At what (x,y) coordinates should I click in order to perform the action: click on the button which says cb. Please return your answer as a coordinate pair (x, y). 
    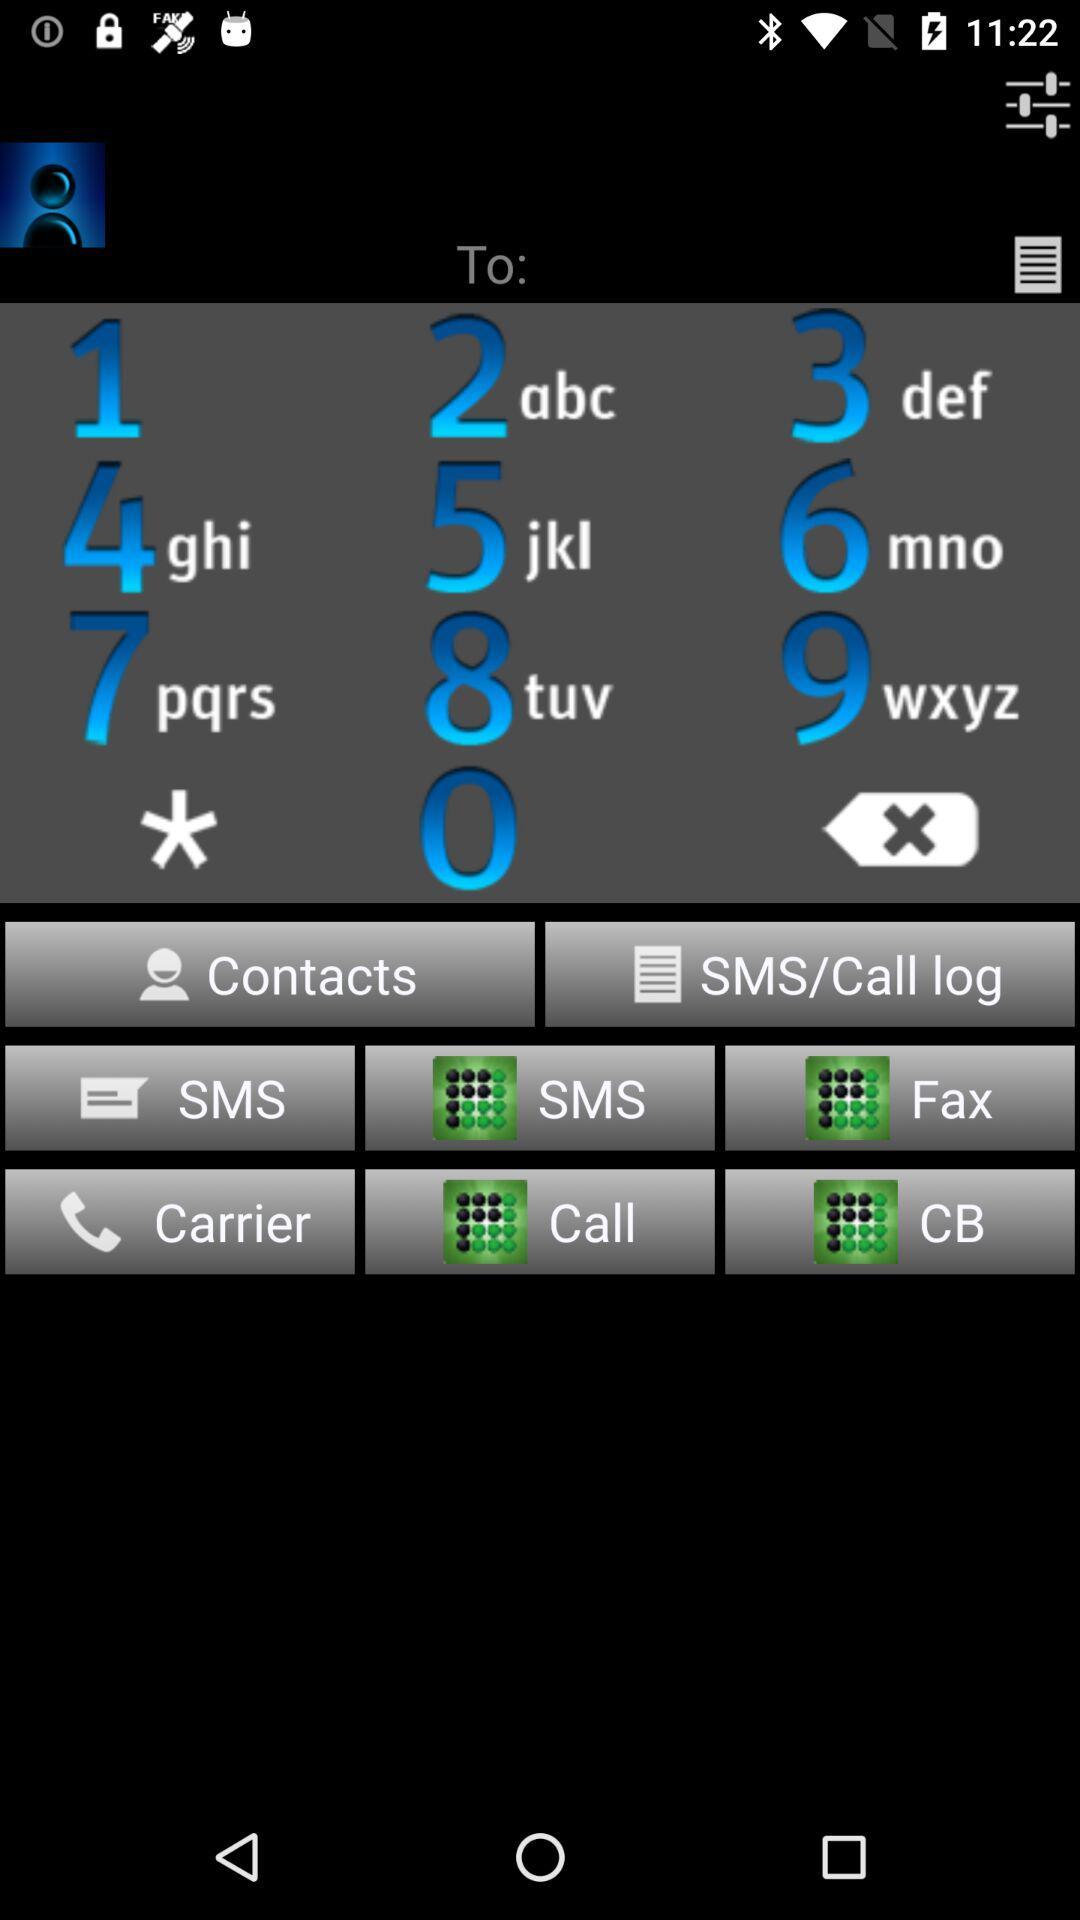
    Looking at the image, I should click on (898, 1220).